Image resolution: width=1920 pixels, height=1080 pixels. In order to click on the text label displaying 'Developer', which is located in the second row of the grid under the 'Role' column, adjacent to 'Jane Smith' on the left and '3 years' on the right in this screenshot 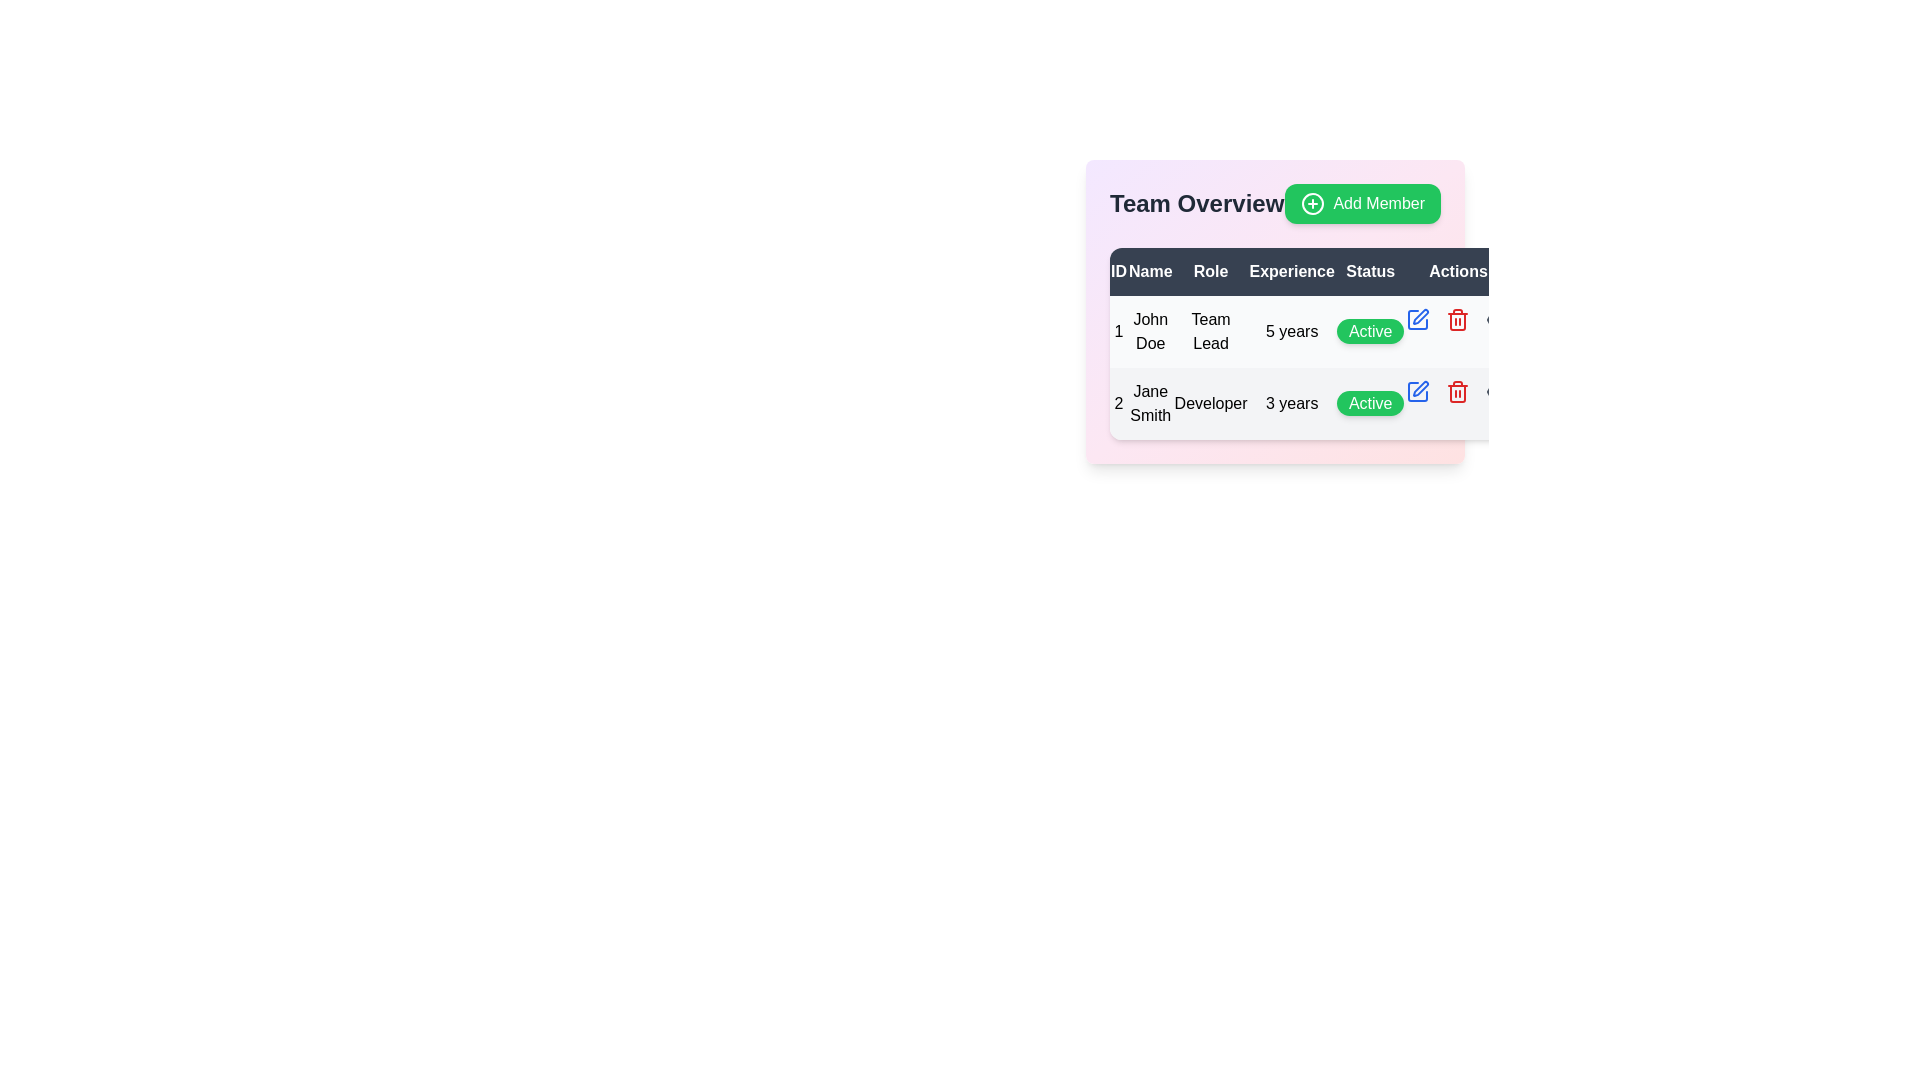, I will do `click(1210, 404)`.